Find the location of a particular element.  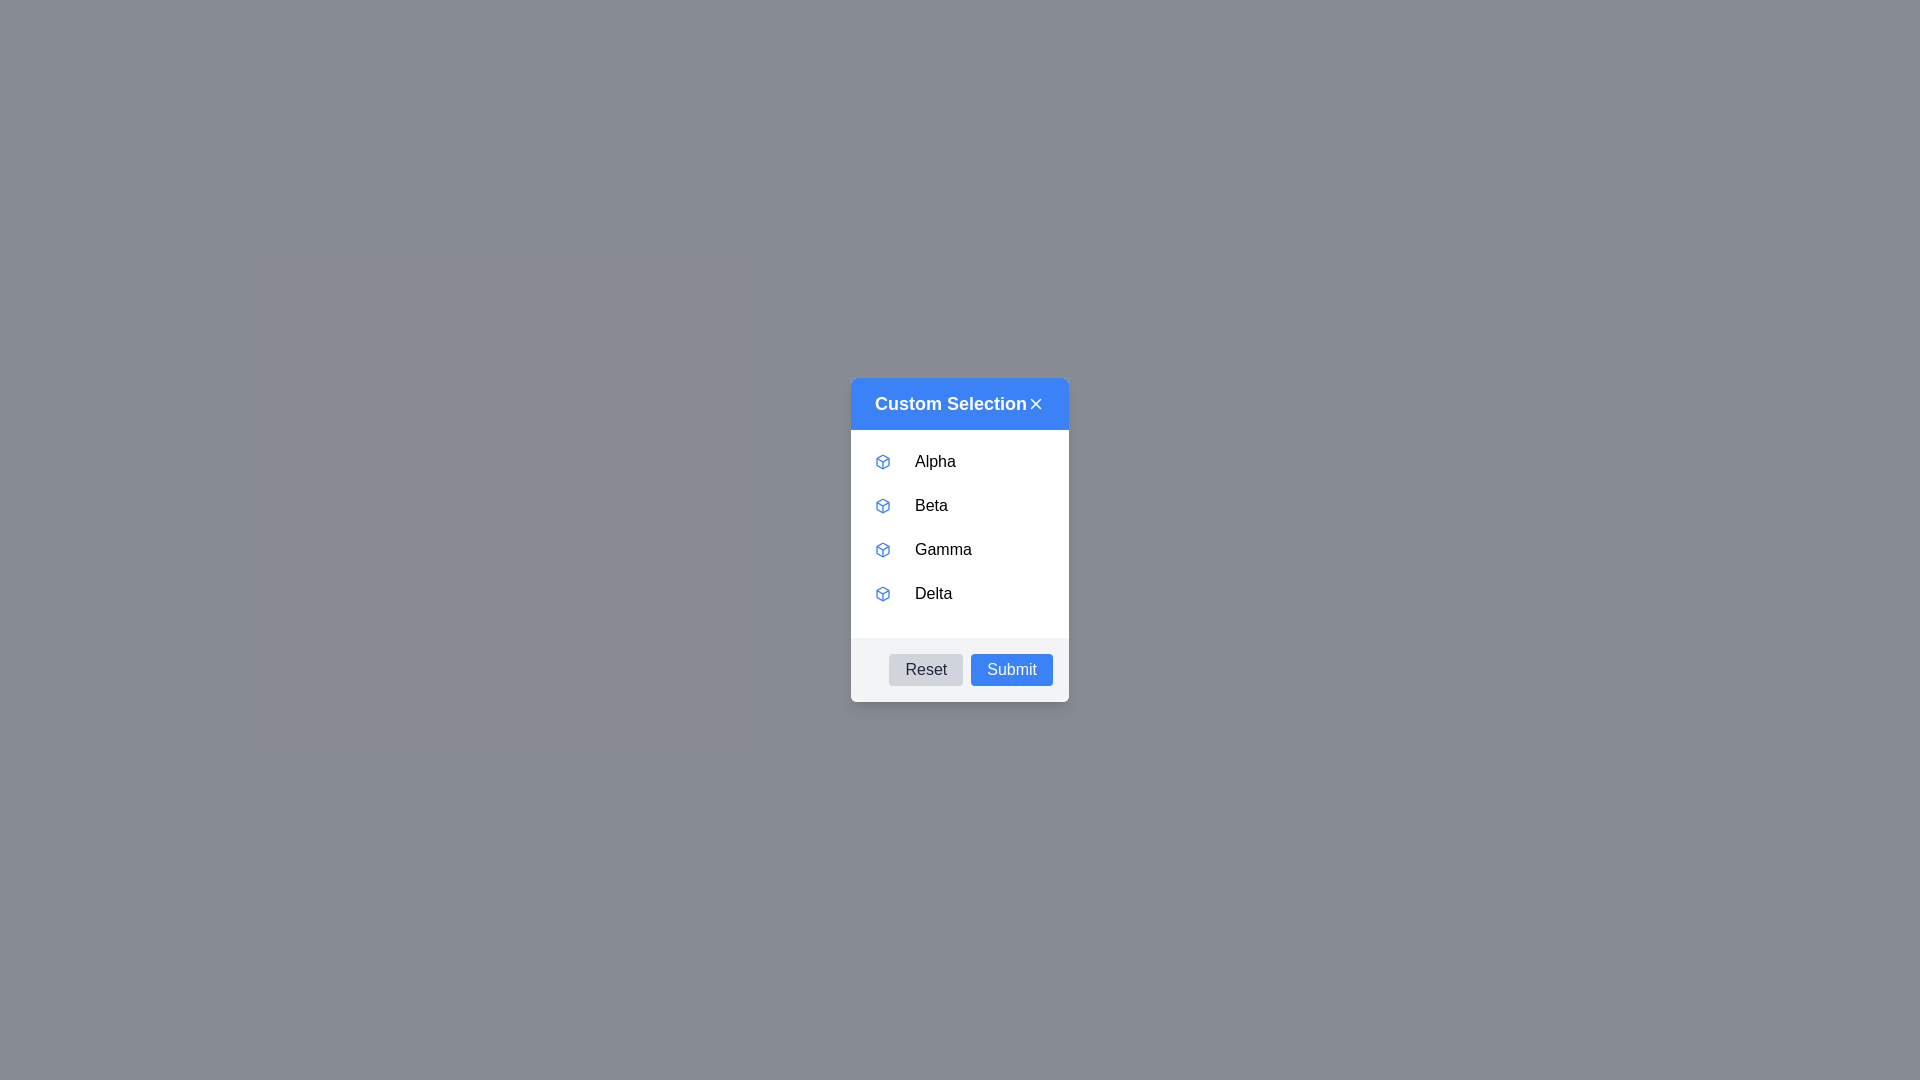

the blue bordered hexagonal icon located to the left of the text 'Beta' in the 'Custom Selection' modal is located at coordinates (882, 504).